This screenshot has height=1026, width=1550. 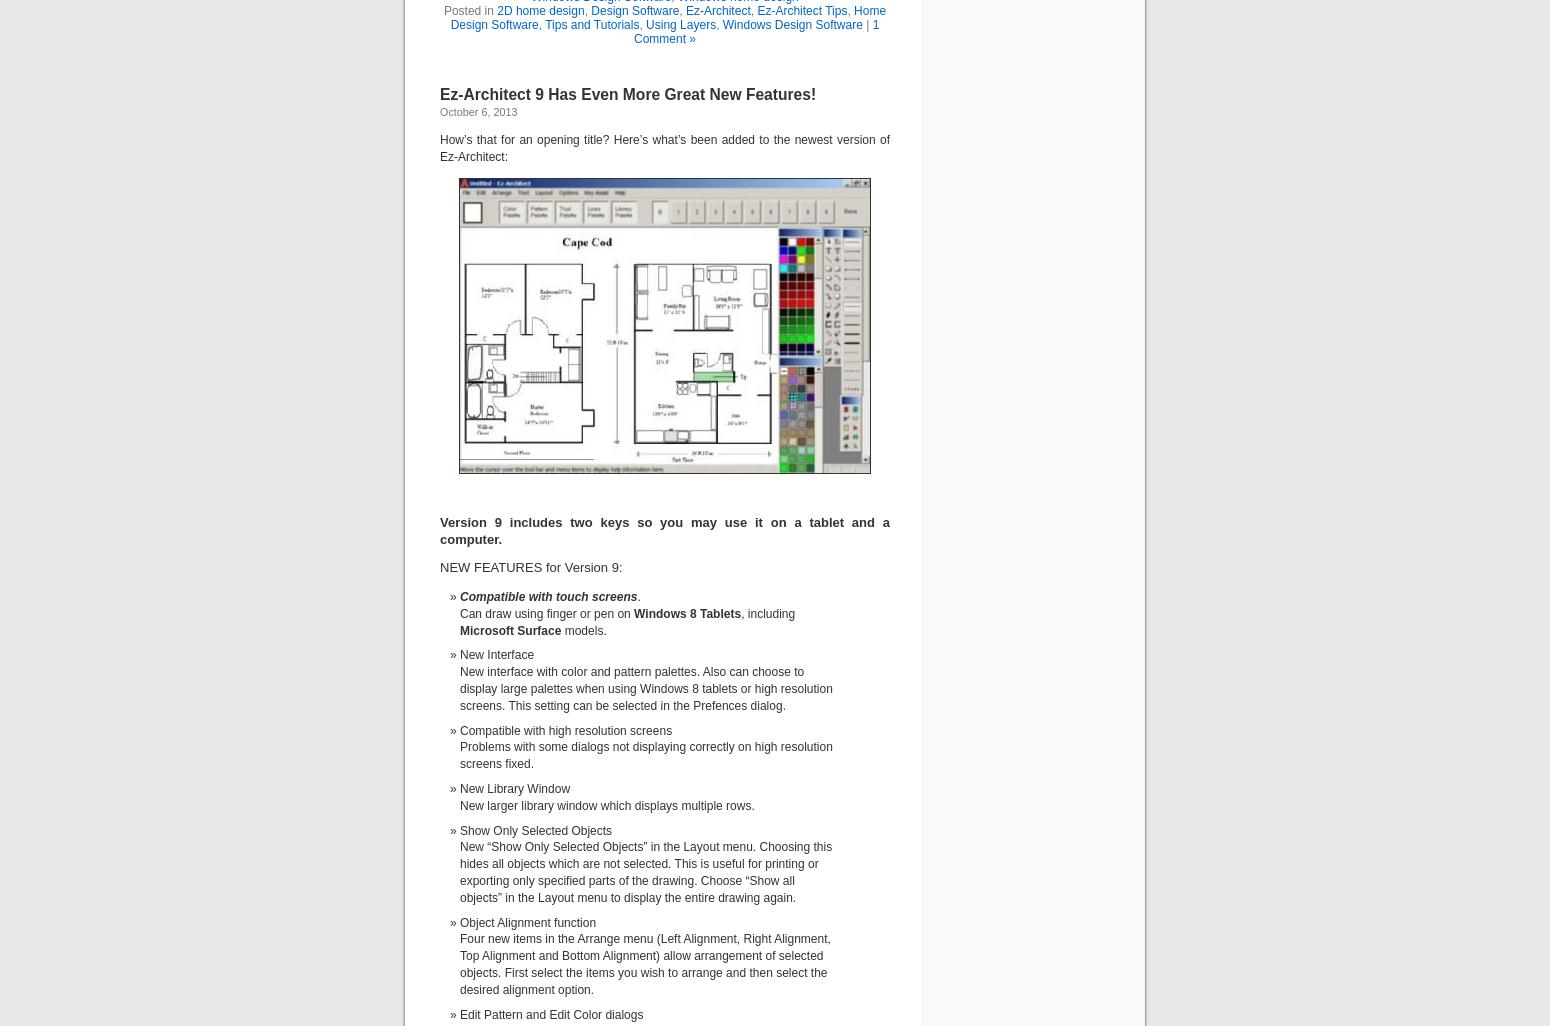 I want to click on 'Show Only Selected Objects', so click(x=534, y=830).